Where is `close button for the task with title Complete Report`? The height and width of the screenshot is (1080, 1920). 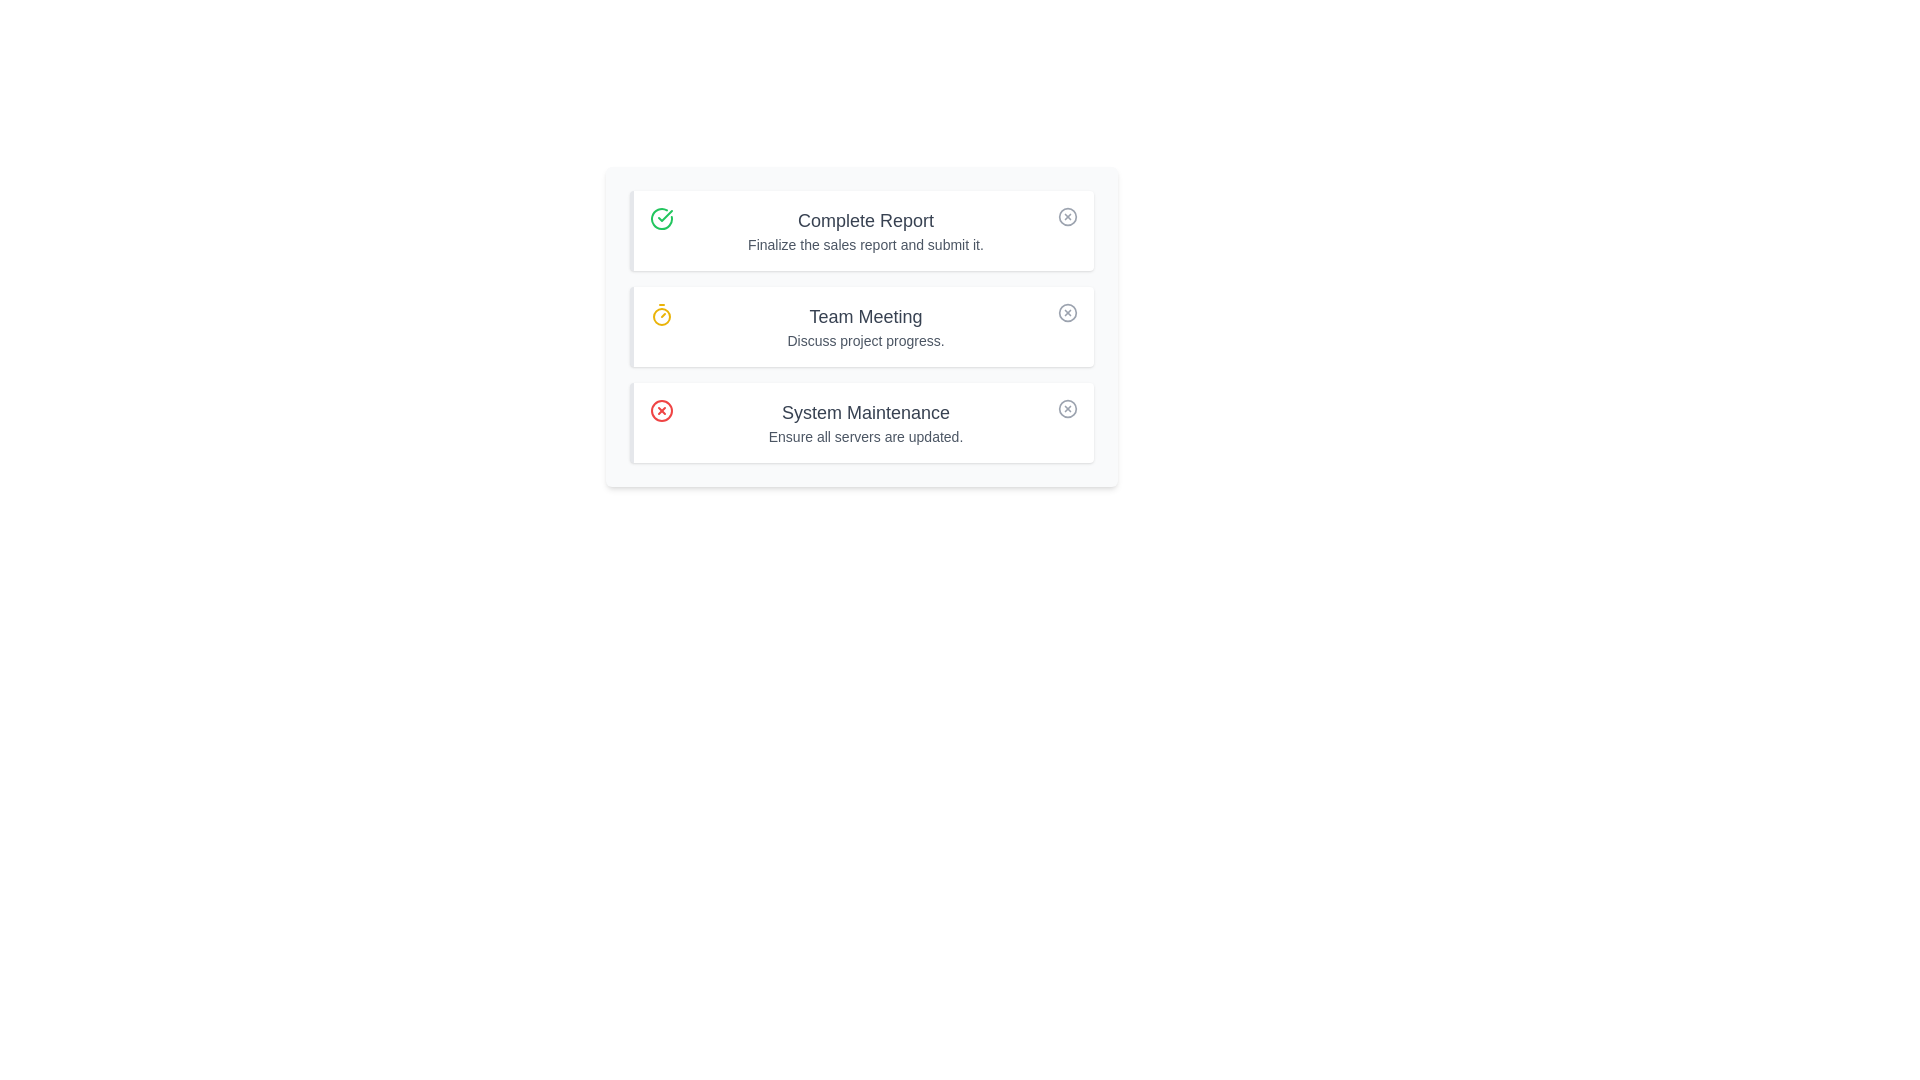
close button for the task with title Complete Report is located at coordinates (1067, 216).